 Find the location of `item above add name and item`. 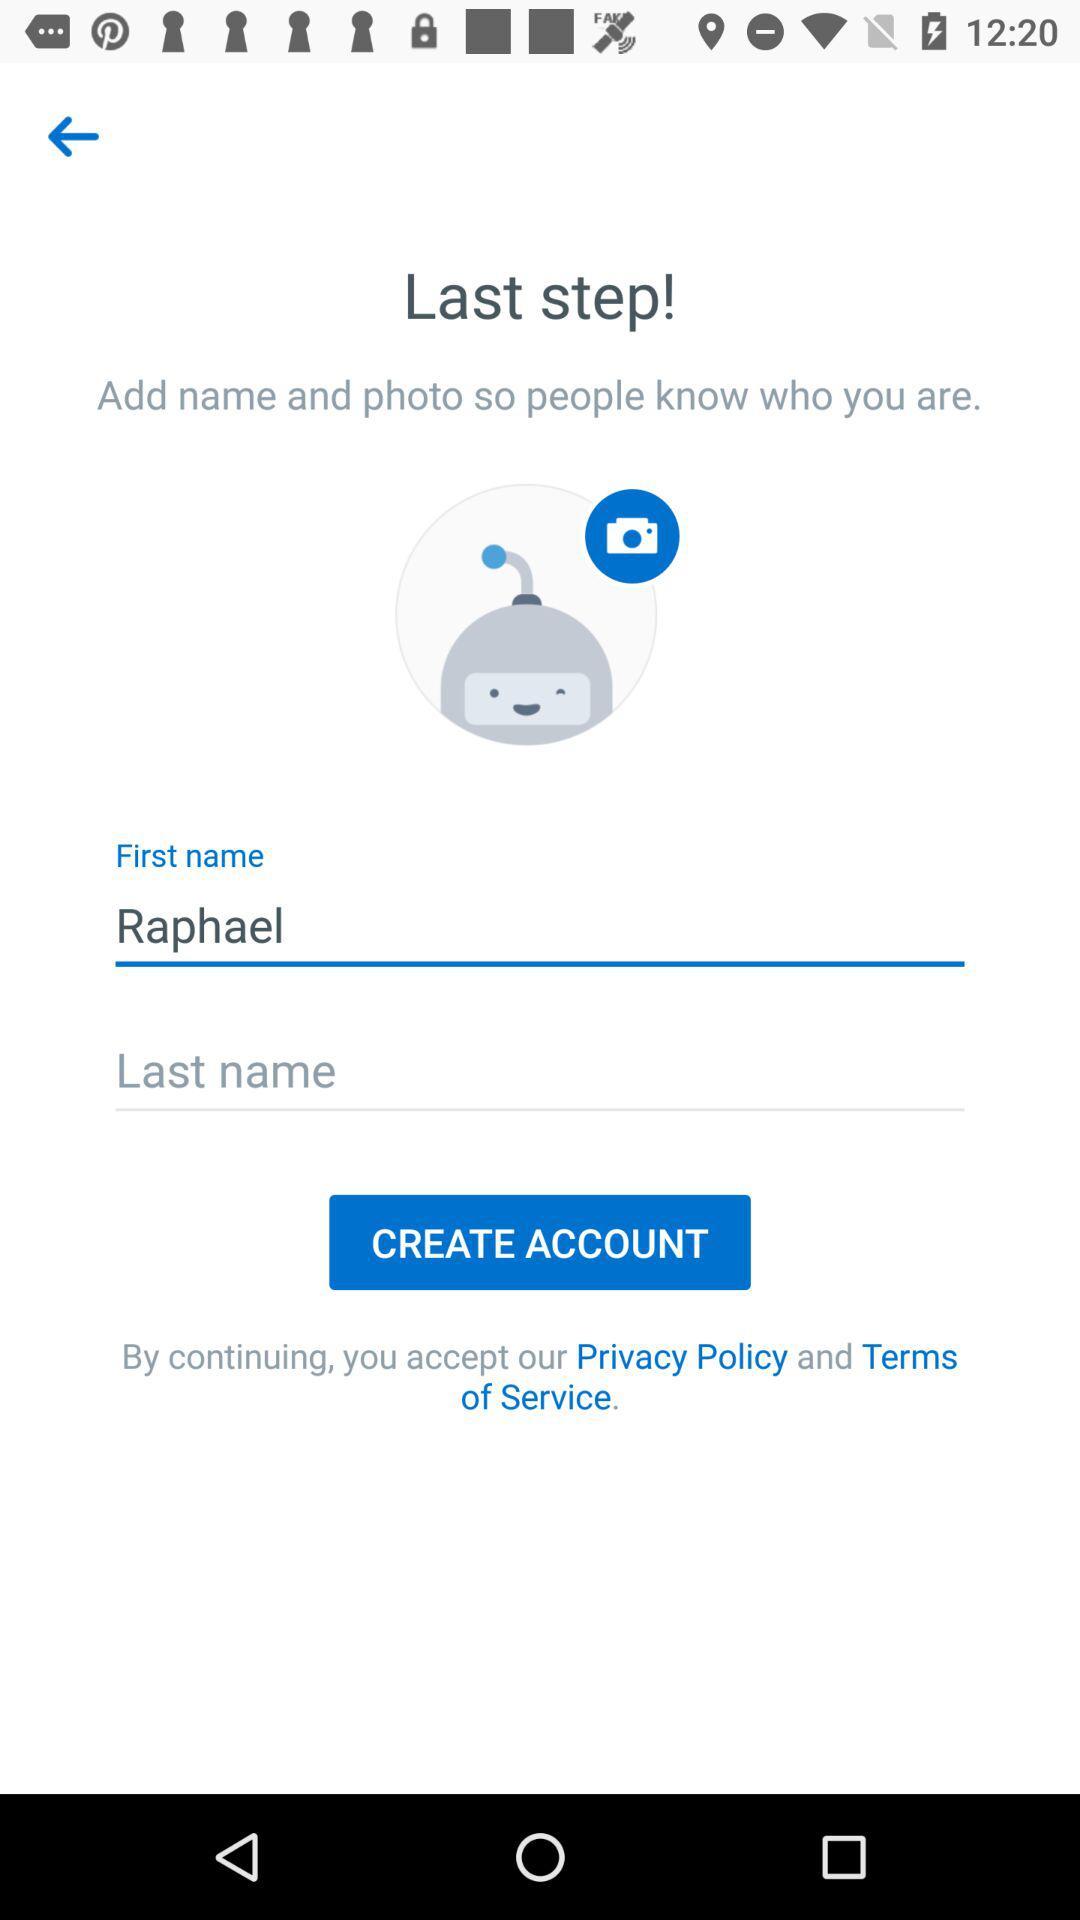

item above add name and item is located at coordinates (72, 135).